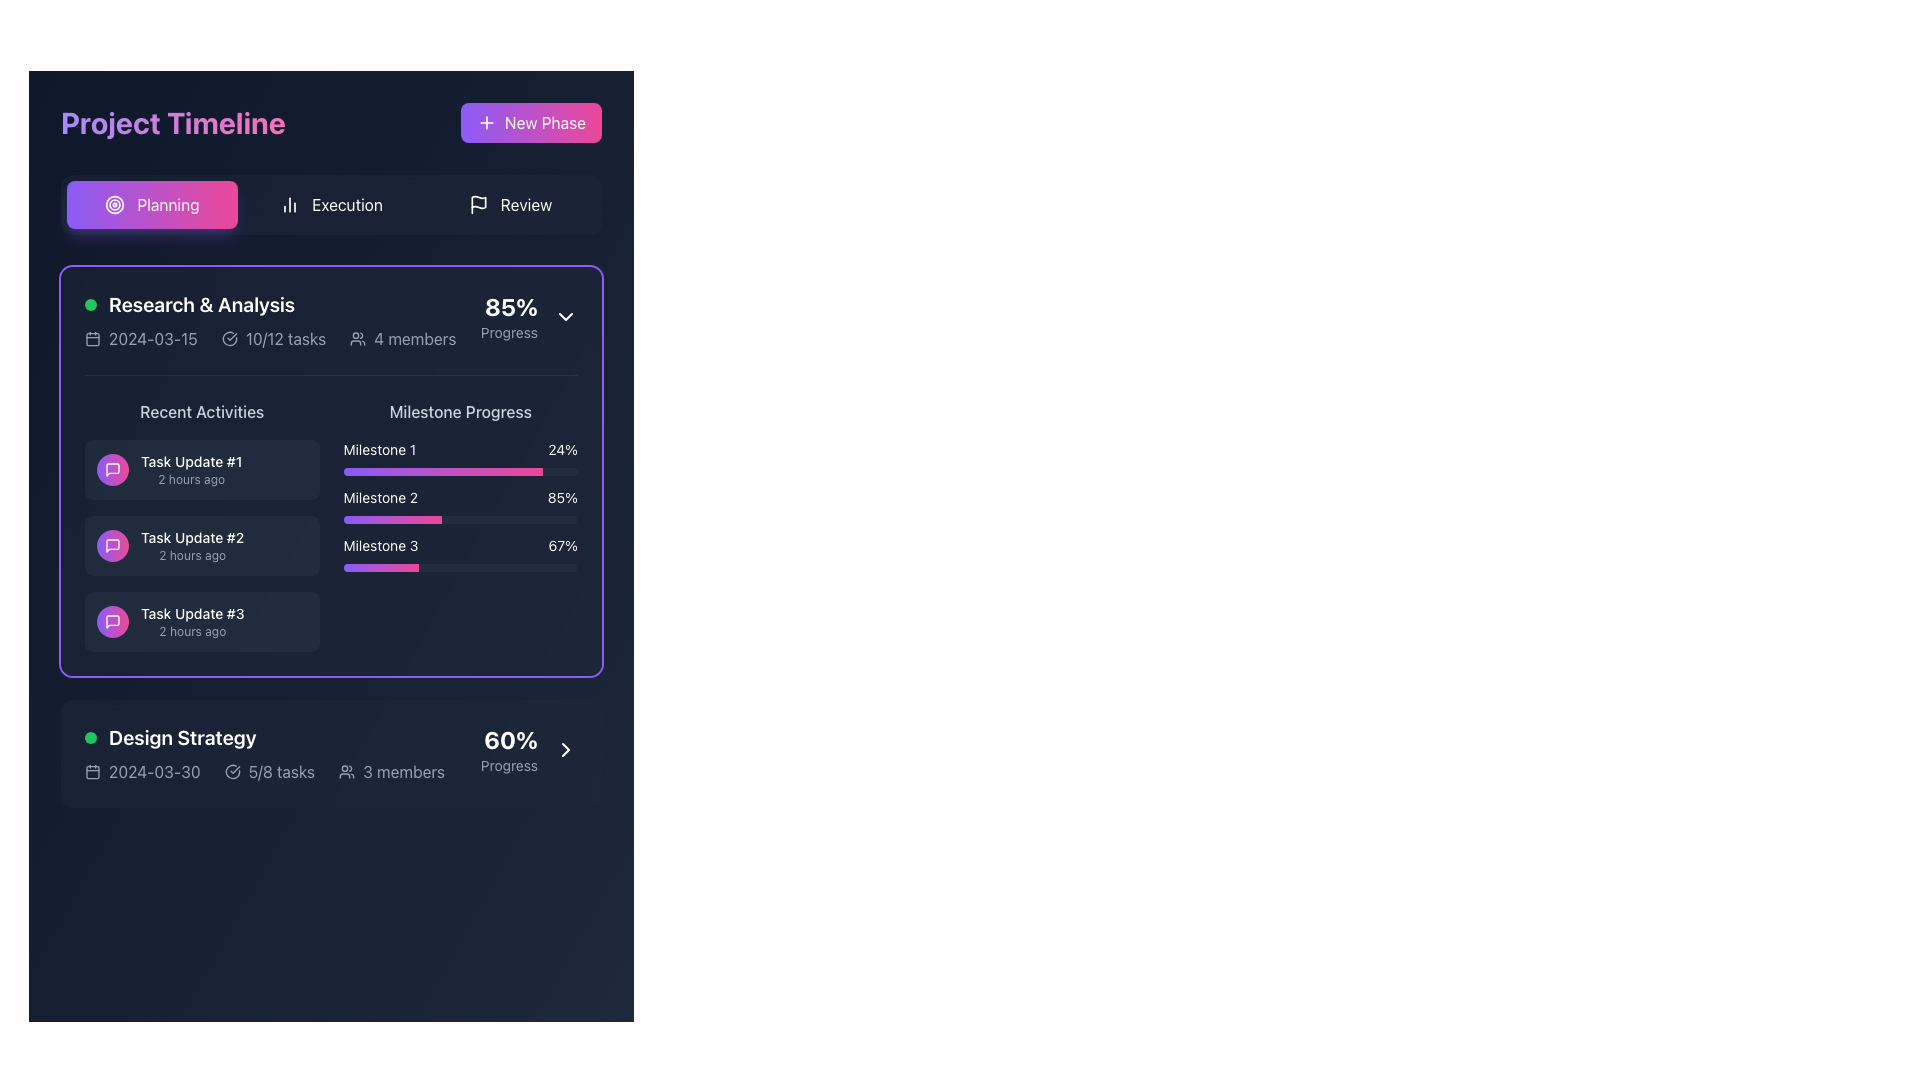 This screenshot has width=1920, height=1080. Describe the element at coordinates (331, 753) in the screenshot. I see `the Informative card located at the bottom of the main interface` at that location.